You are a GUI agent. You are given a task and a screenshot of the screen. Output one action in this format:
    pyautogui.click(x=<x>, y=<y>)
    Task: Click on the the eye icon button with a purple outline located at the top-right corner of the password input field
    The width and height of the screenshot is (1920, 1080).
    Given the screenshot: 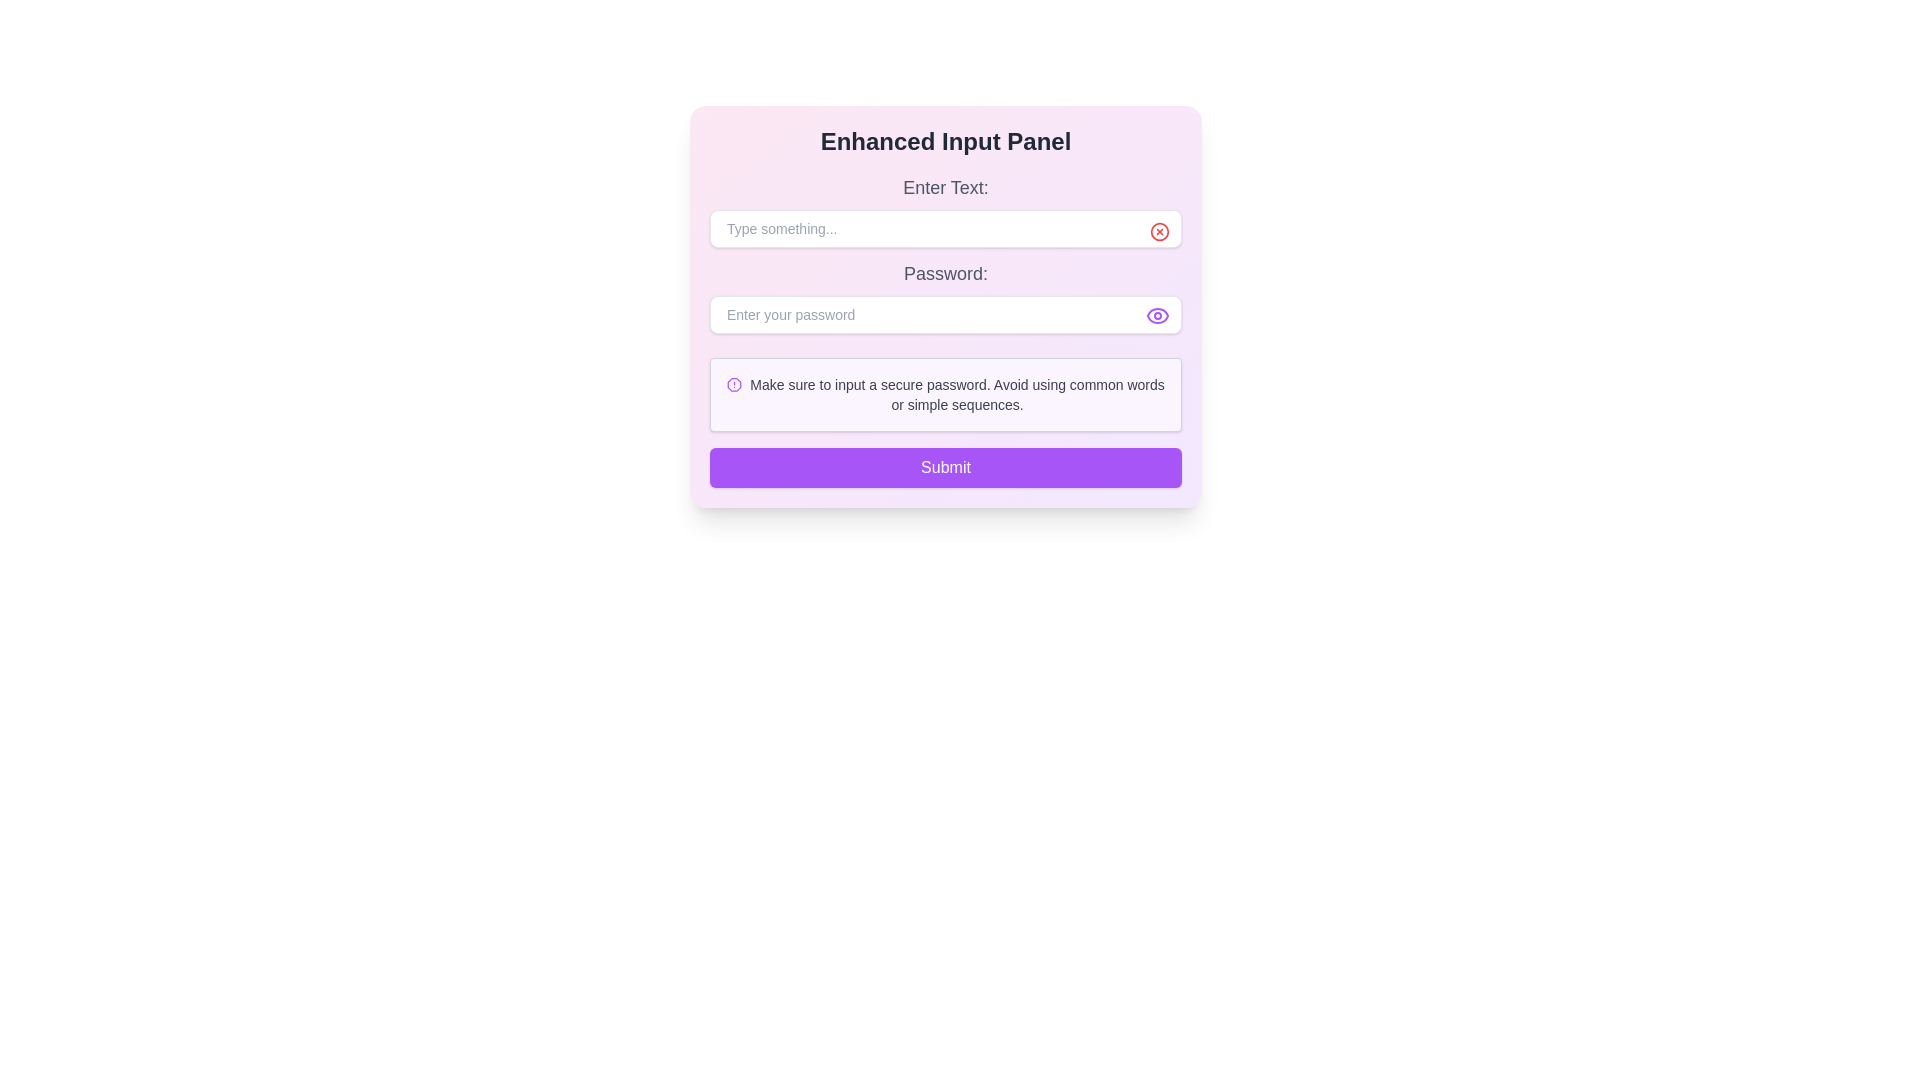 What is the action you would take?
    pyautogui.click(x=1157, y=315)
    